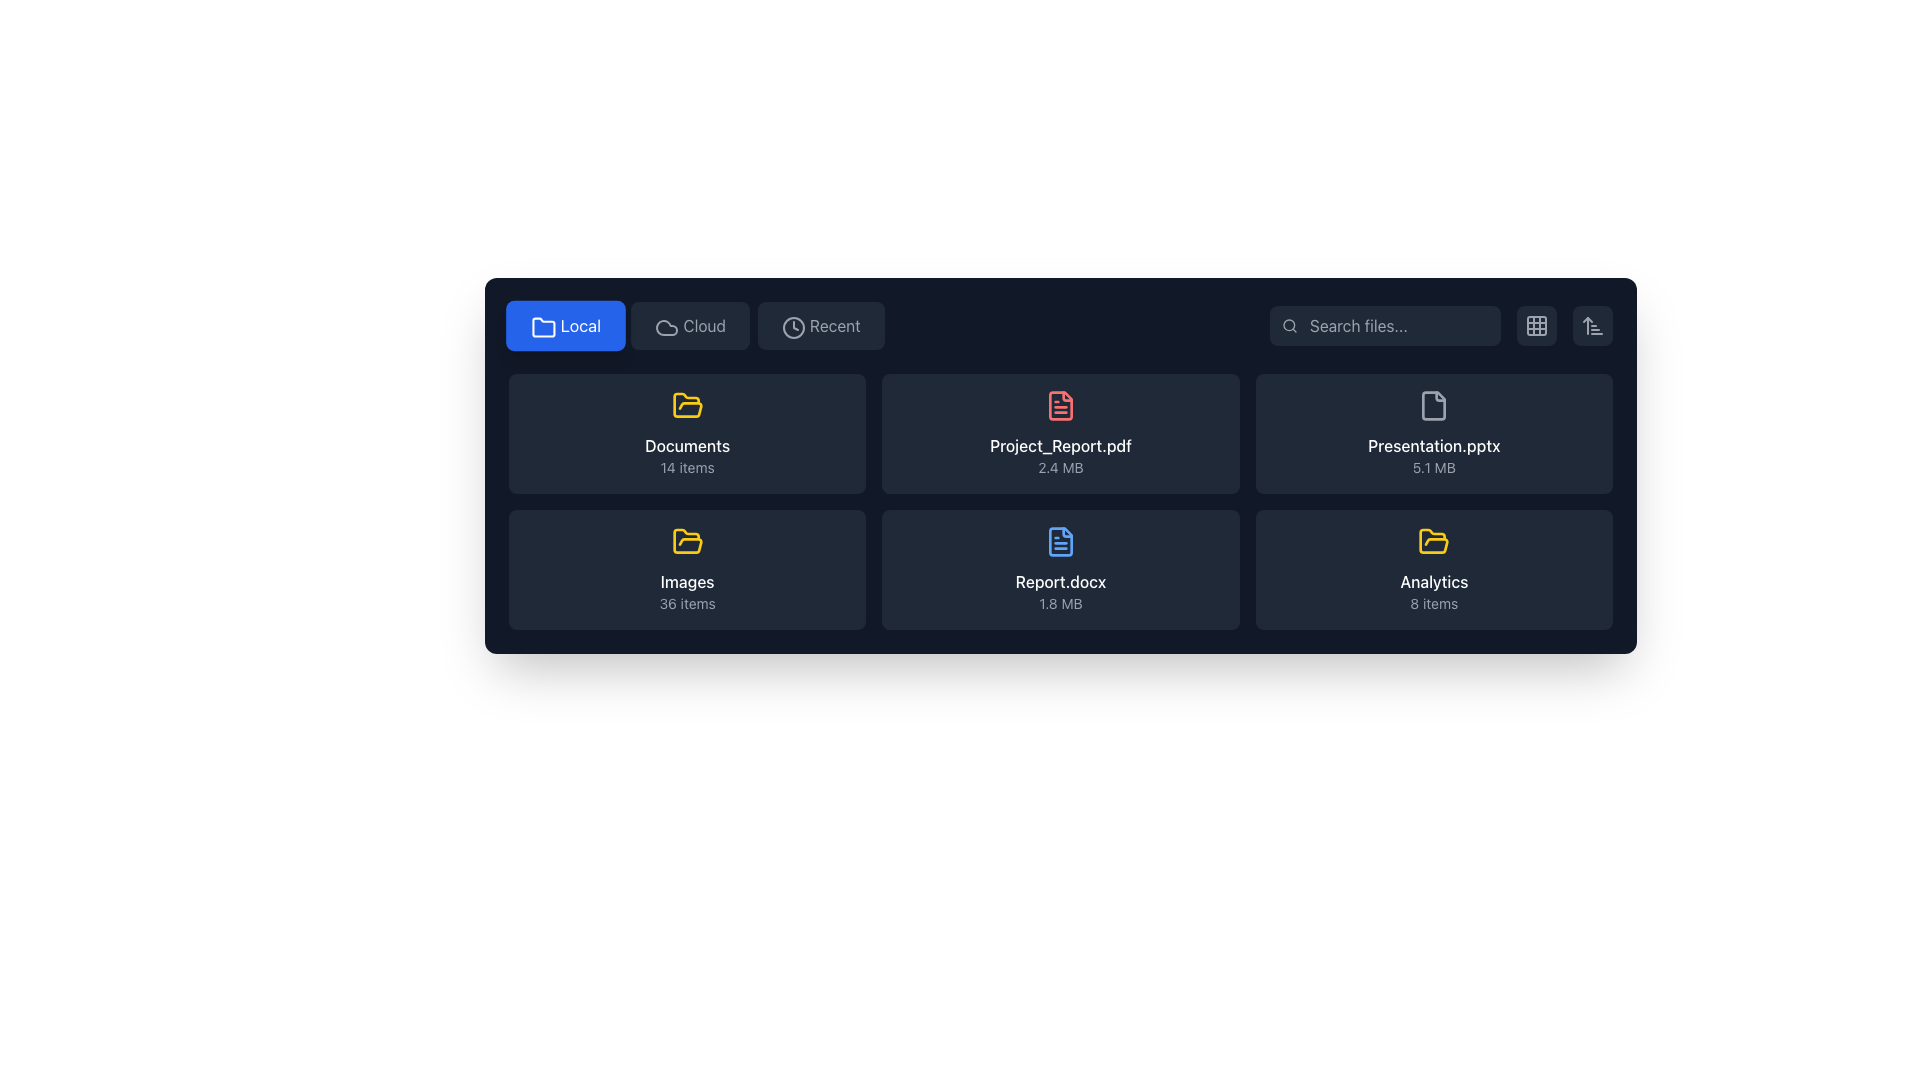  What do you see at coordinates (667, 326) in the screenshot?
I see `the cloud storage icon located in the top navigation bar, which serves as a decorative representation for cloud storage` at bounding box center [667, 326].